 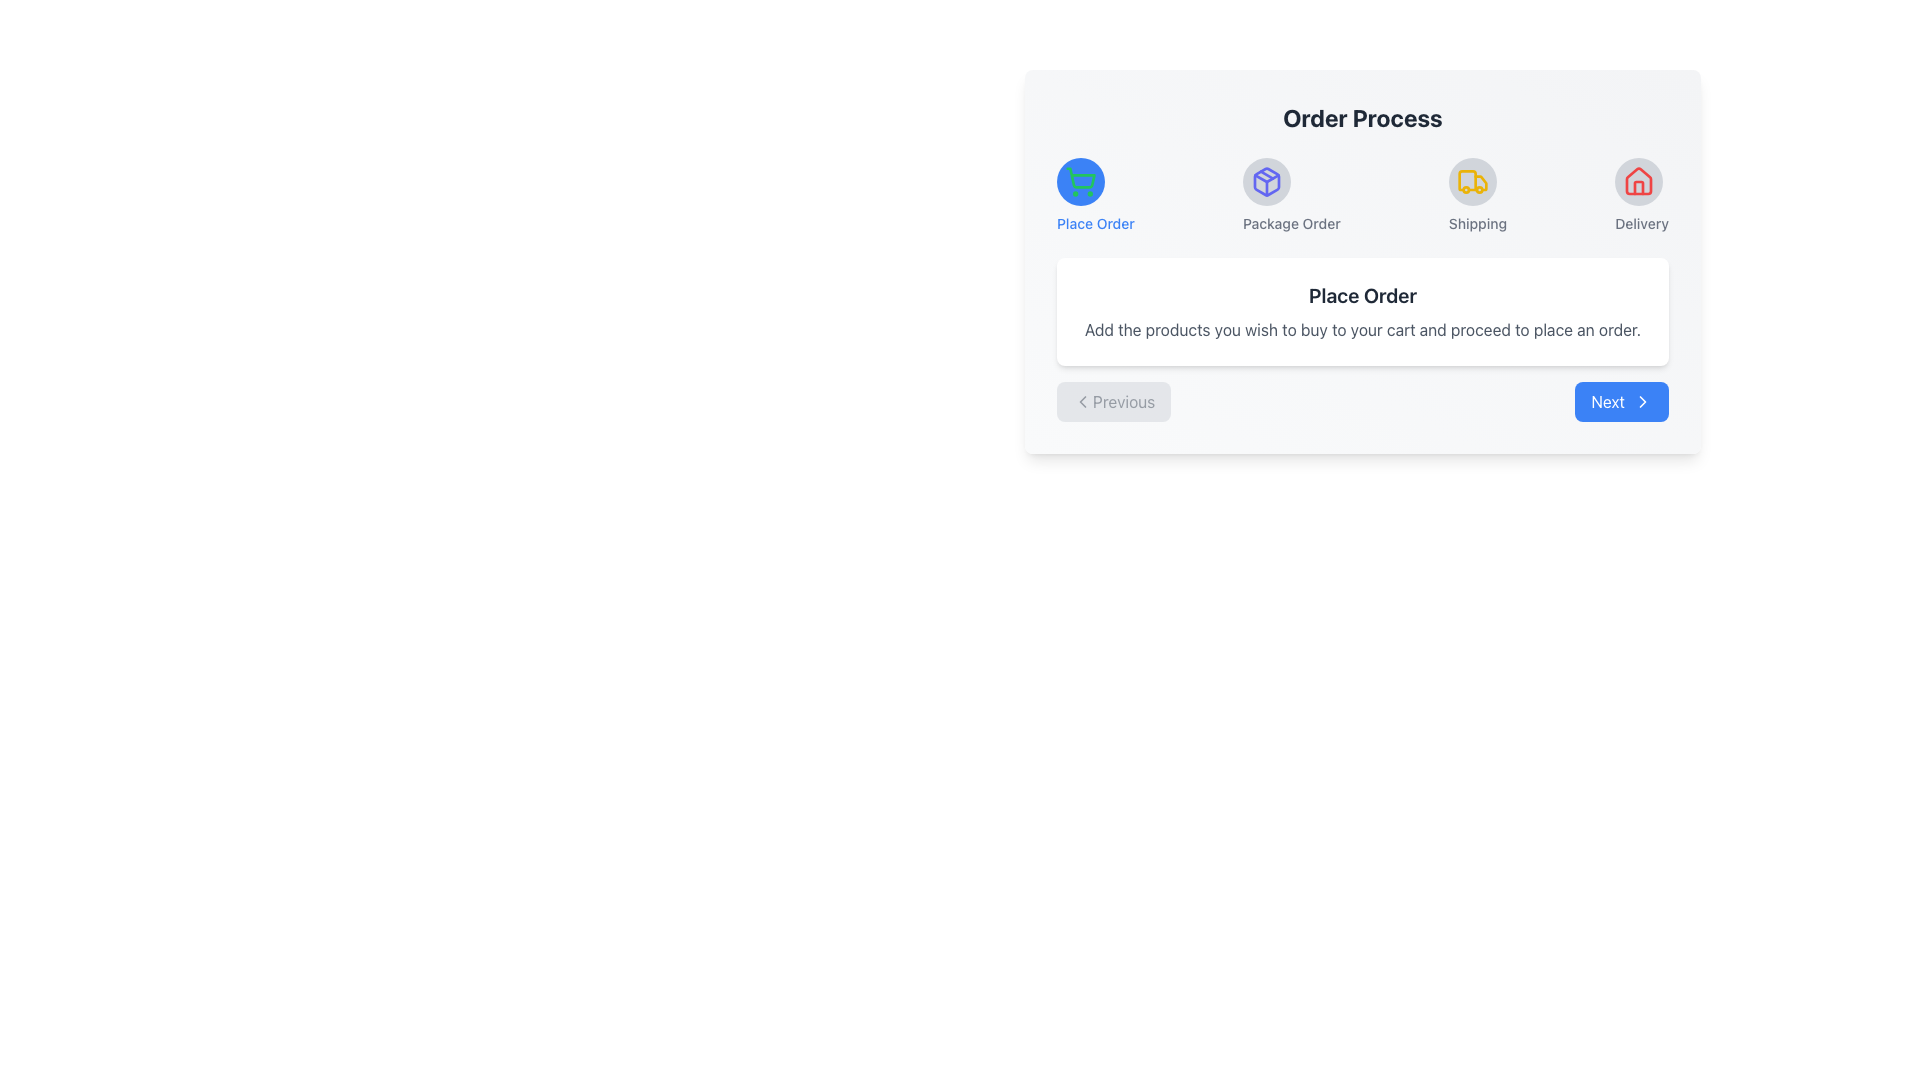 What do you see at coordinates (1291, 223) in the screenshot?
I see `the 'Package Order' text label, which is styled in medium size gray font and located below the second icon in the navigation bar` at bounding box center [1291, 223].